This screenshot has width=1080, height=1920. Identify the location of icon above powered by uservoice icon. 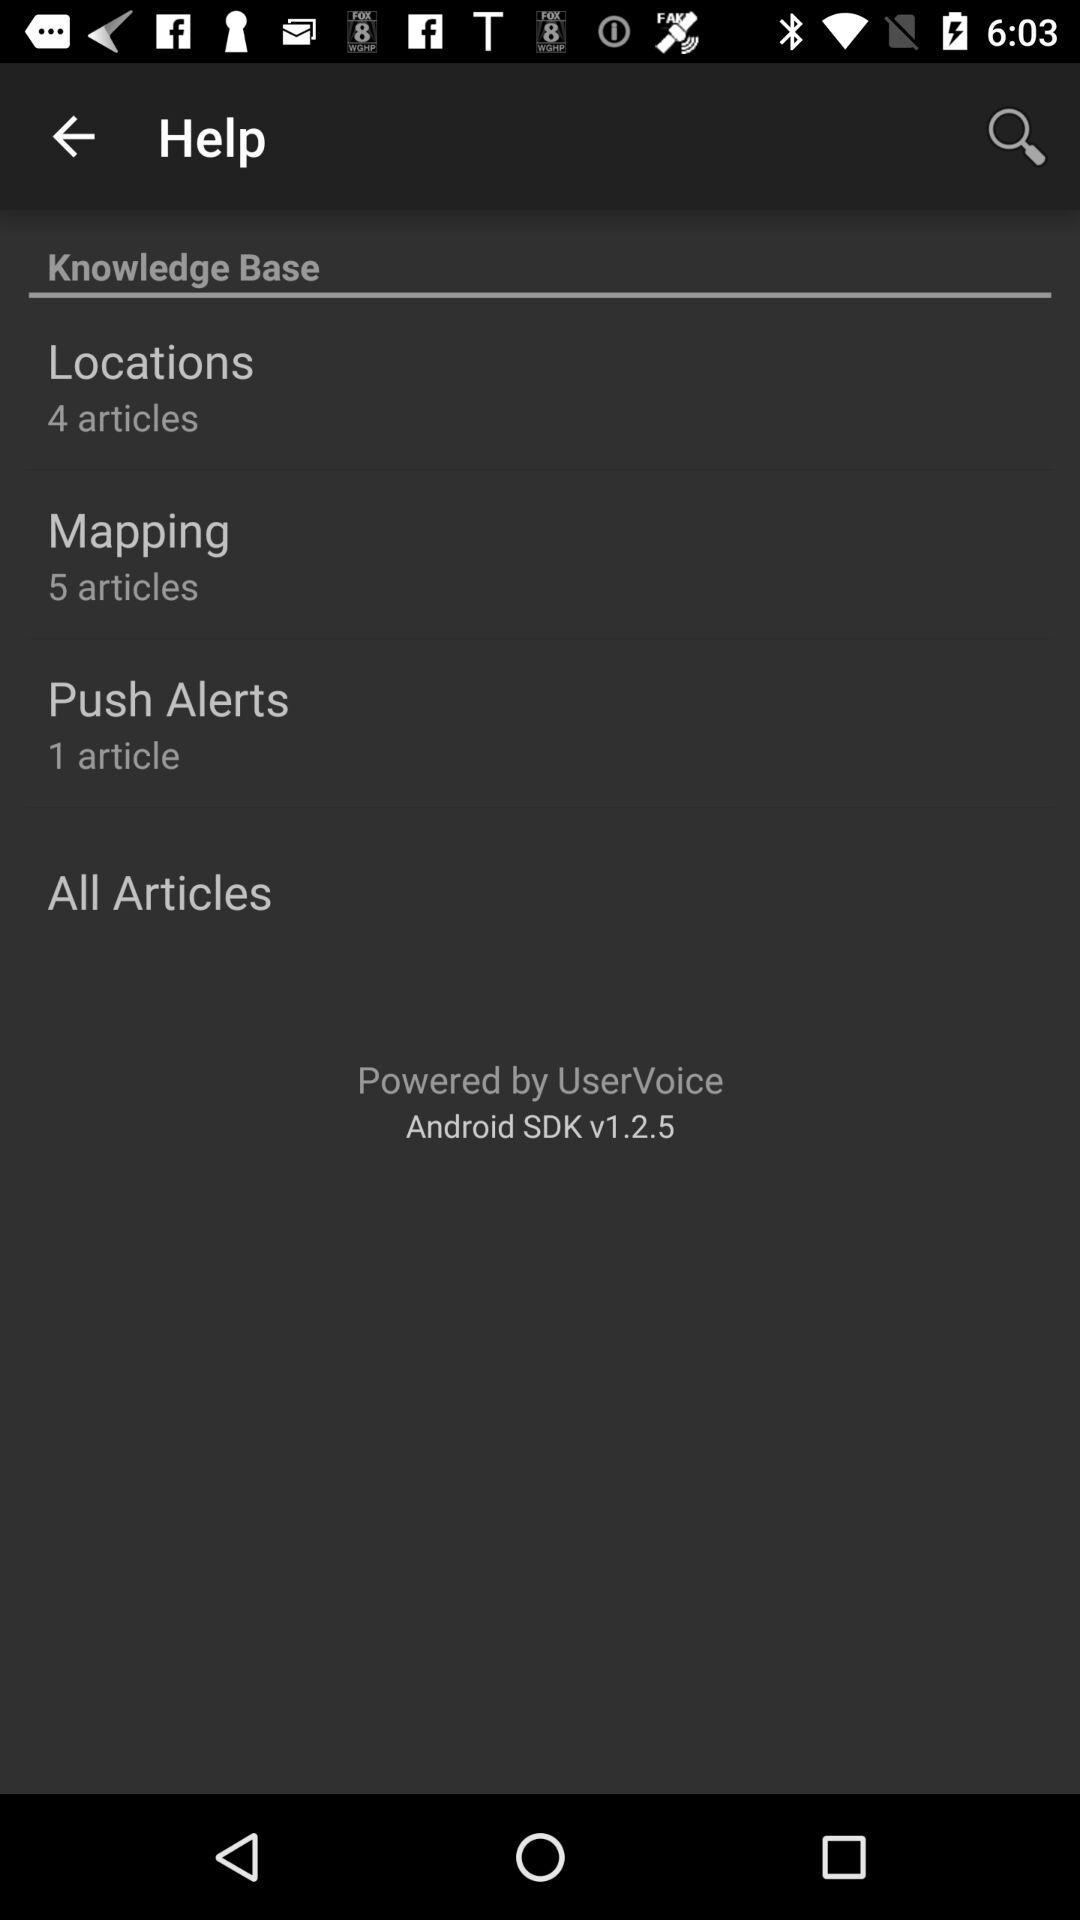
(158, 890).